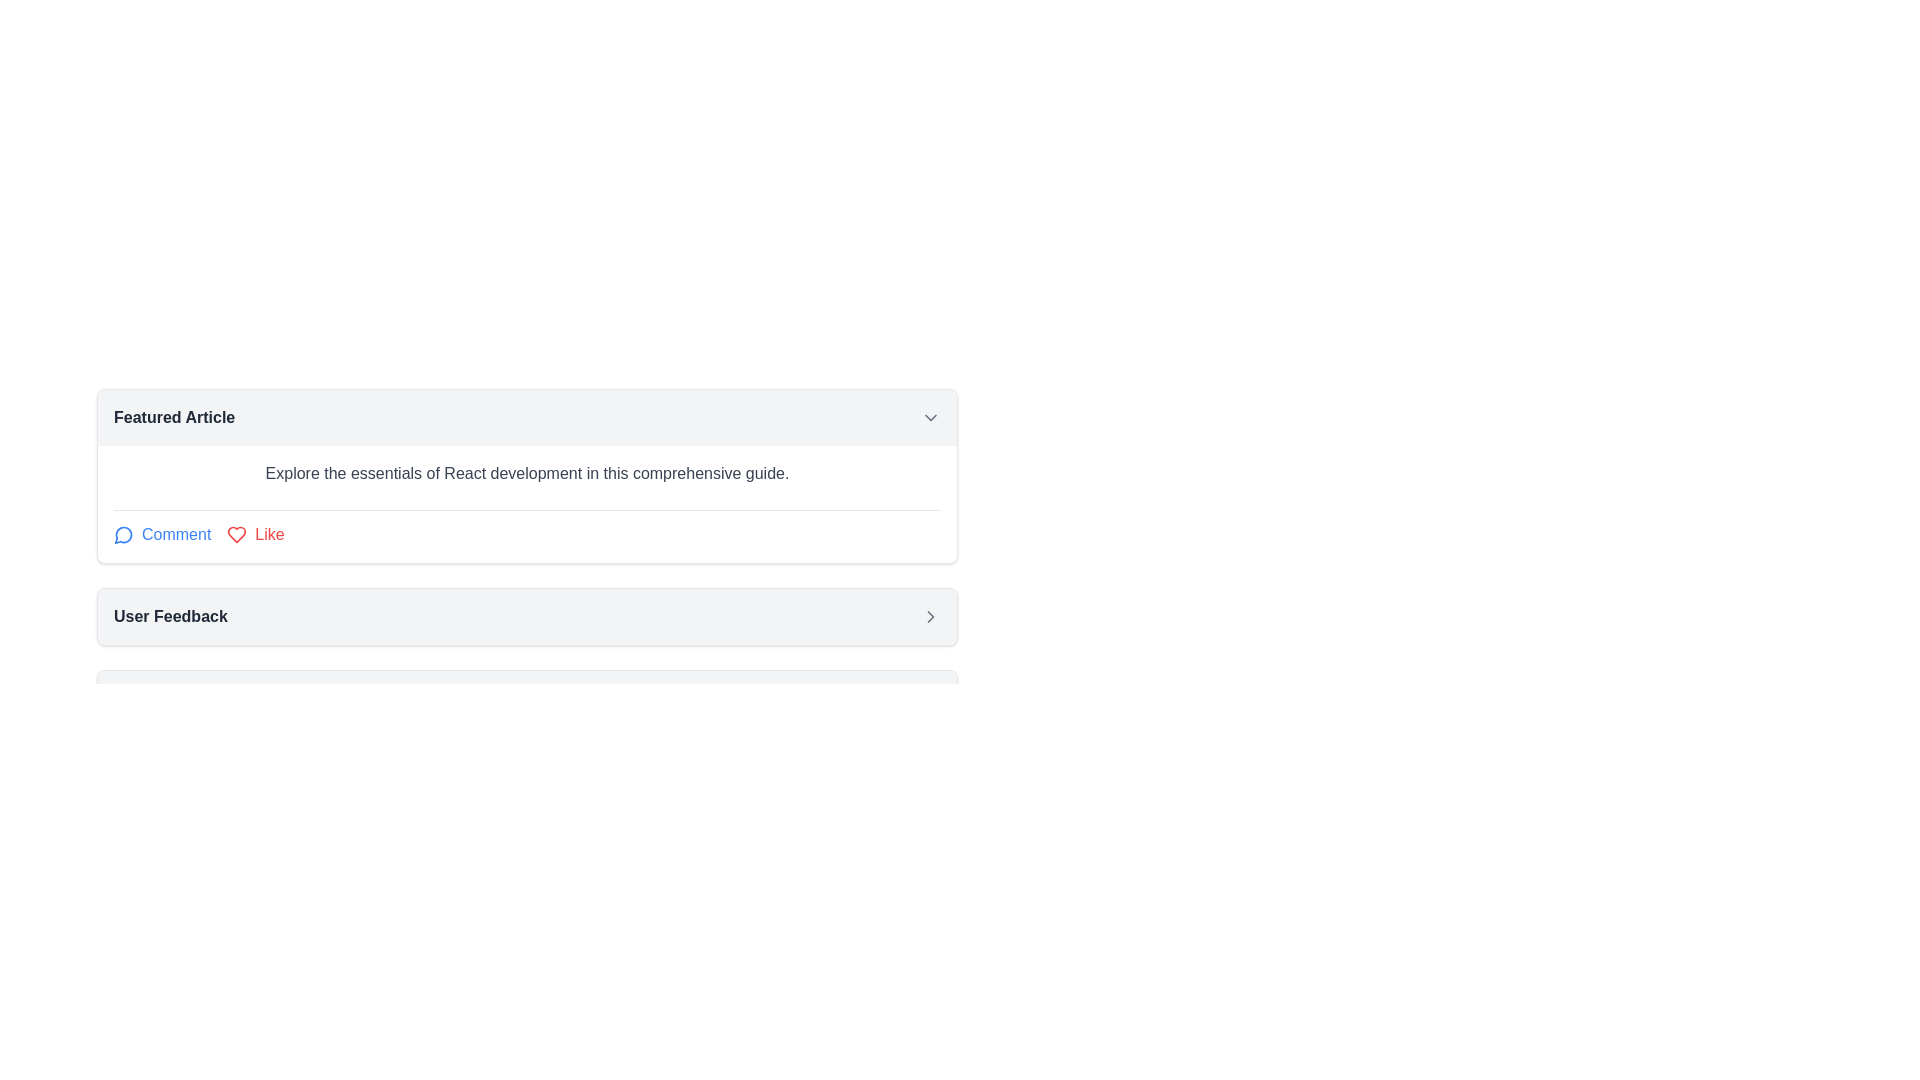 The height and width of the screenshot is (1080, 1920). I want to click on the decorative or functional 'Like' icon located in the lower section of the 'Featured Article' panel, next to the 'Comment' button, so click(237, 534).